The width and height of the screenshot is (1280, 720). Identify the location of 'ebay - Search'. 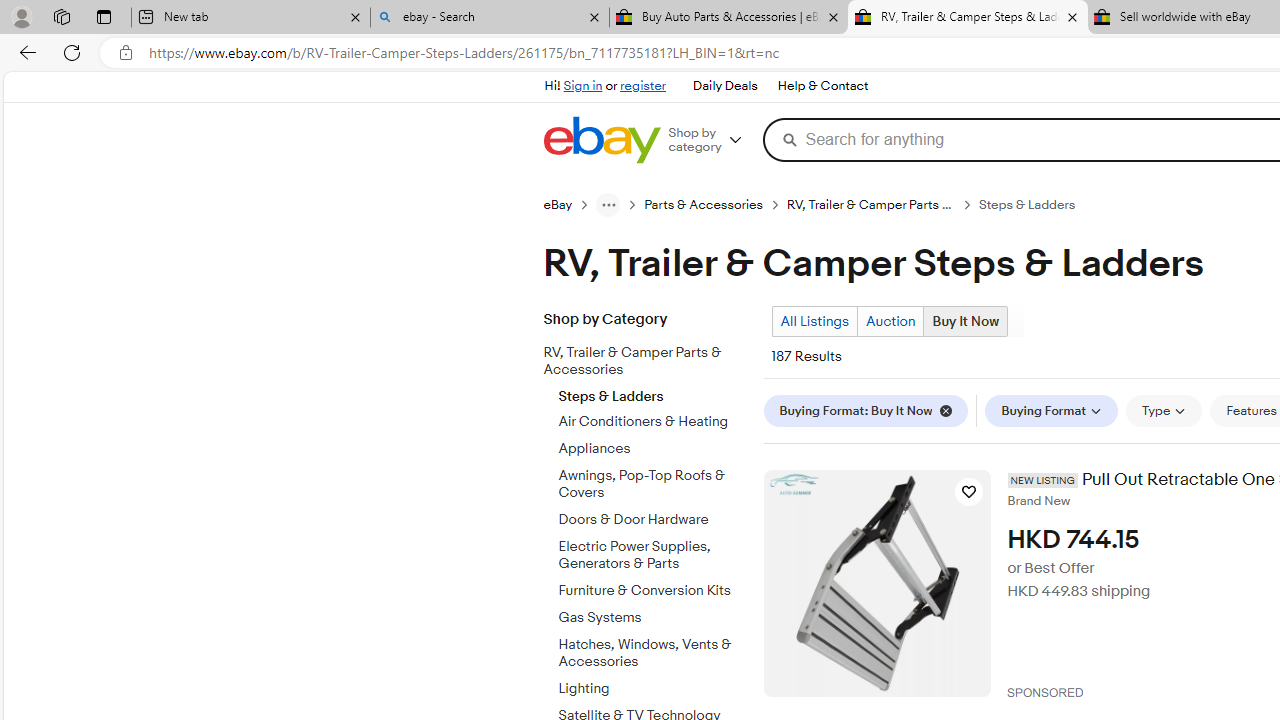
(490, 17).